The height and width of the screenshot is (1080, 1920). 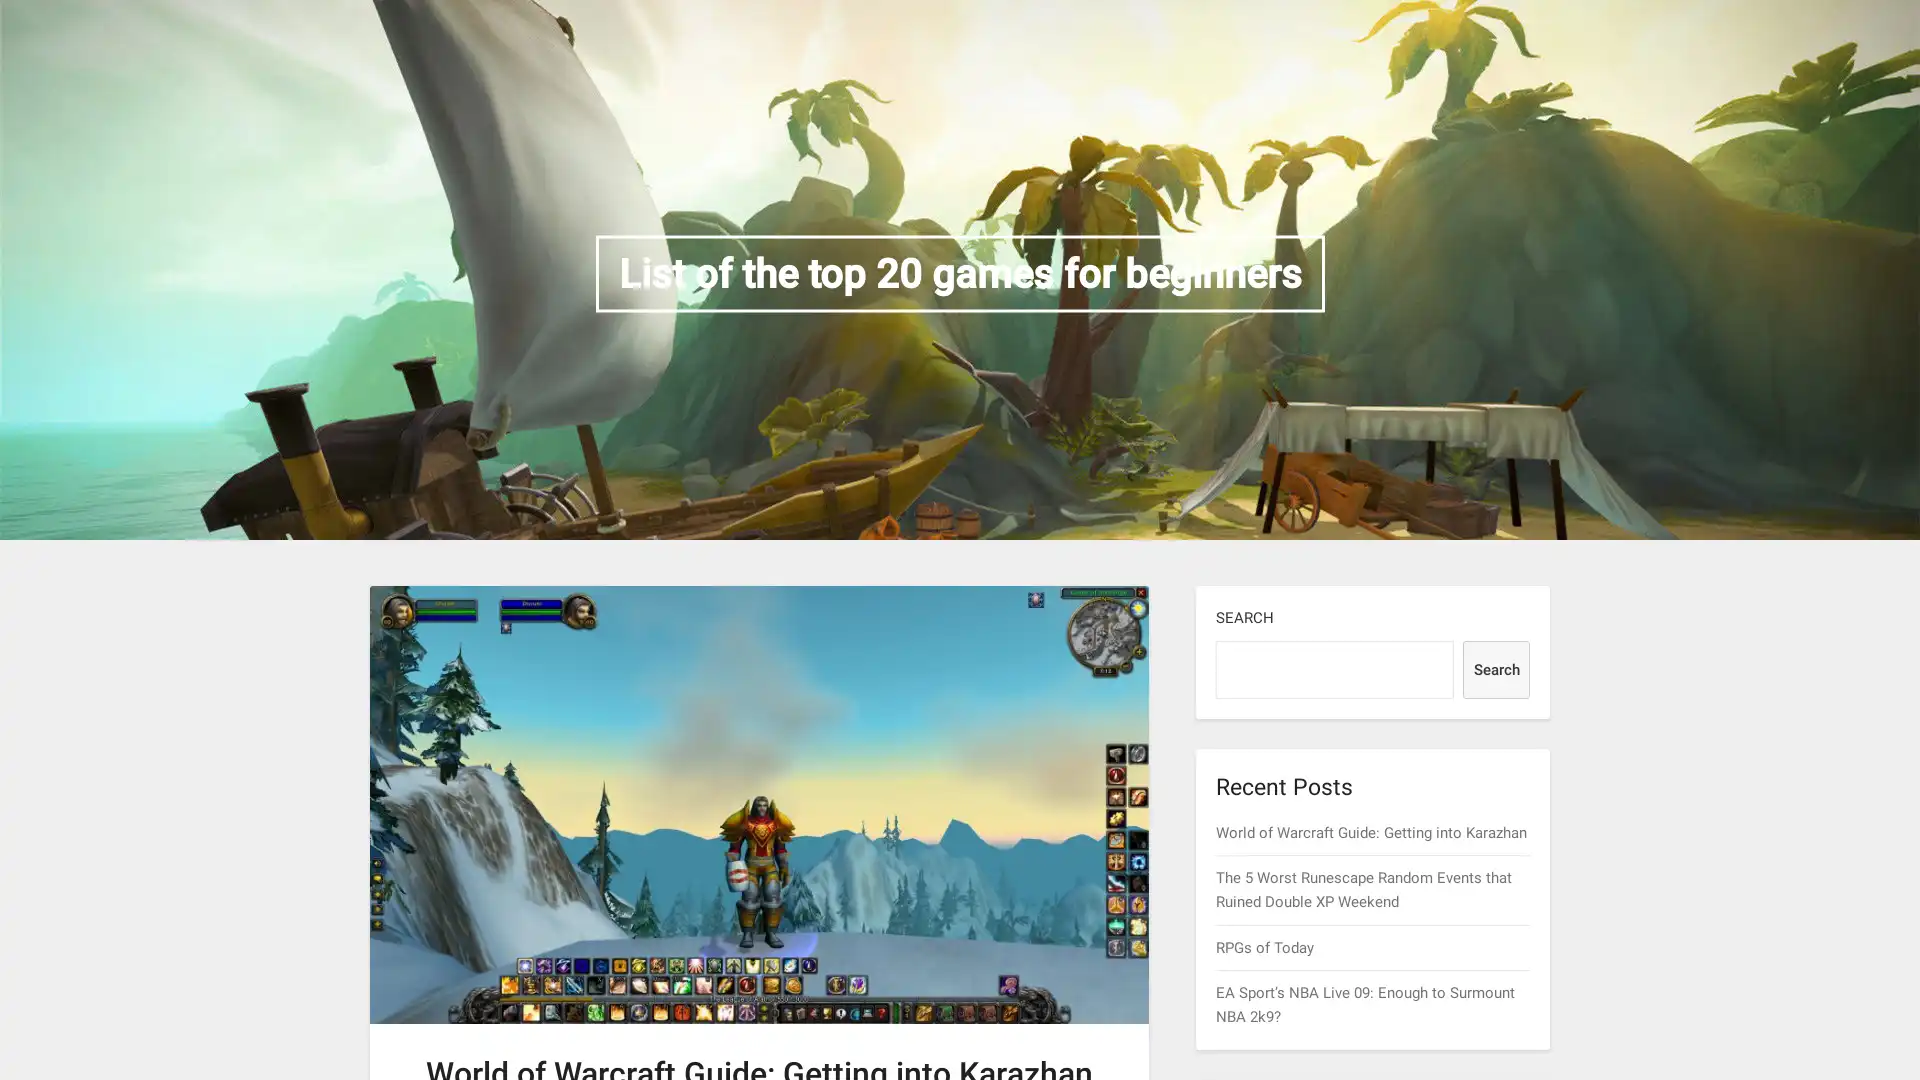 What do you see at coordinates (1496, 669) in the screenshot?
I see `Search` at bounding box center [1496, 669].